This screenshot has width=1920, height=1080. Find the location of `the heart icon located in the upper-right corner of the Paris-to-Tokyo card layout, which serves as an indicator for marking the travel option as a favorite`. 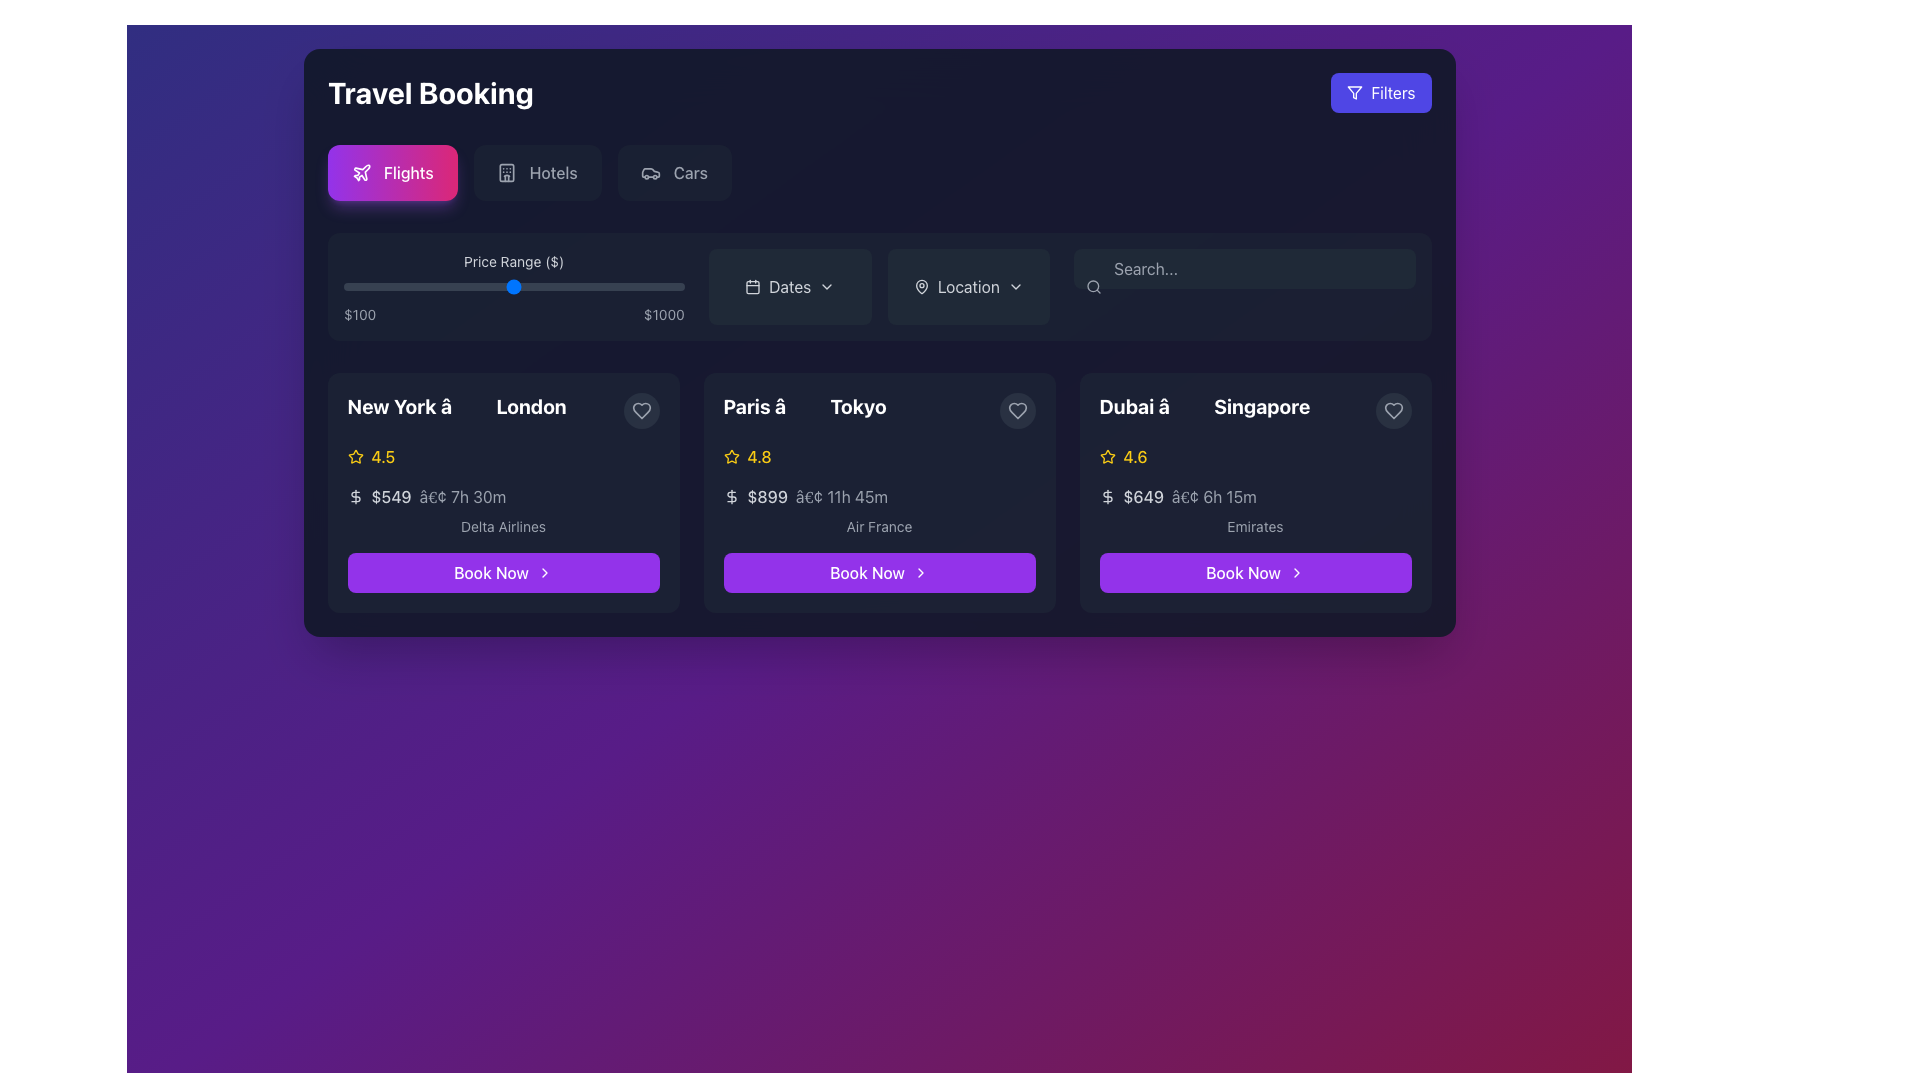

the heart icon located in the upper-right corner of the Paris-to-Tokyo card layout, which serves as an indicator for marking the travel option as a favorite is located at coordinates (1017, 410).